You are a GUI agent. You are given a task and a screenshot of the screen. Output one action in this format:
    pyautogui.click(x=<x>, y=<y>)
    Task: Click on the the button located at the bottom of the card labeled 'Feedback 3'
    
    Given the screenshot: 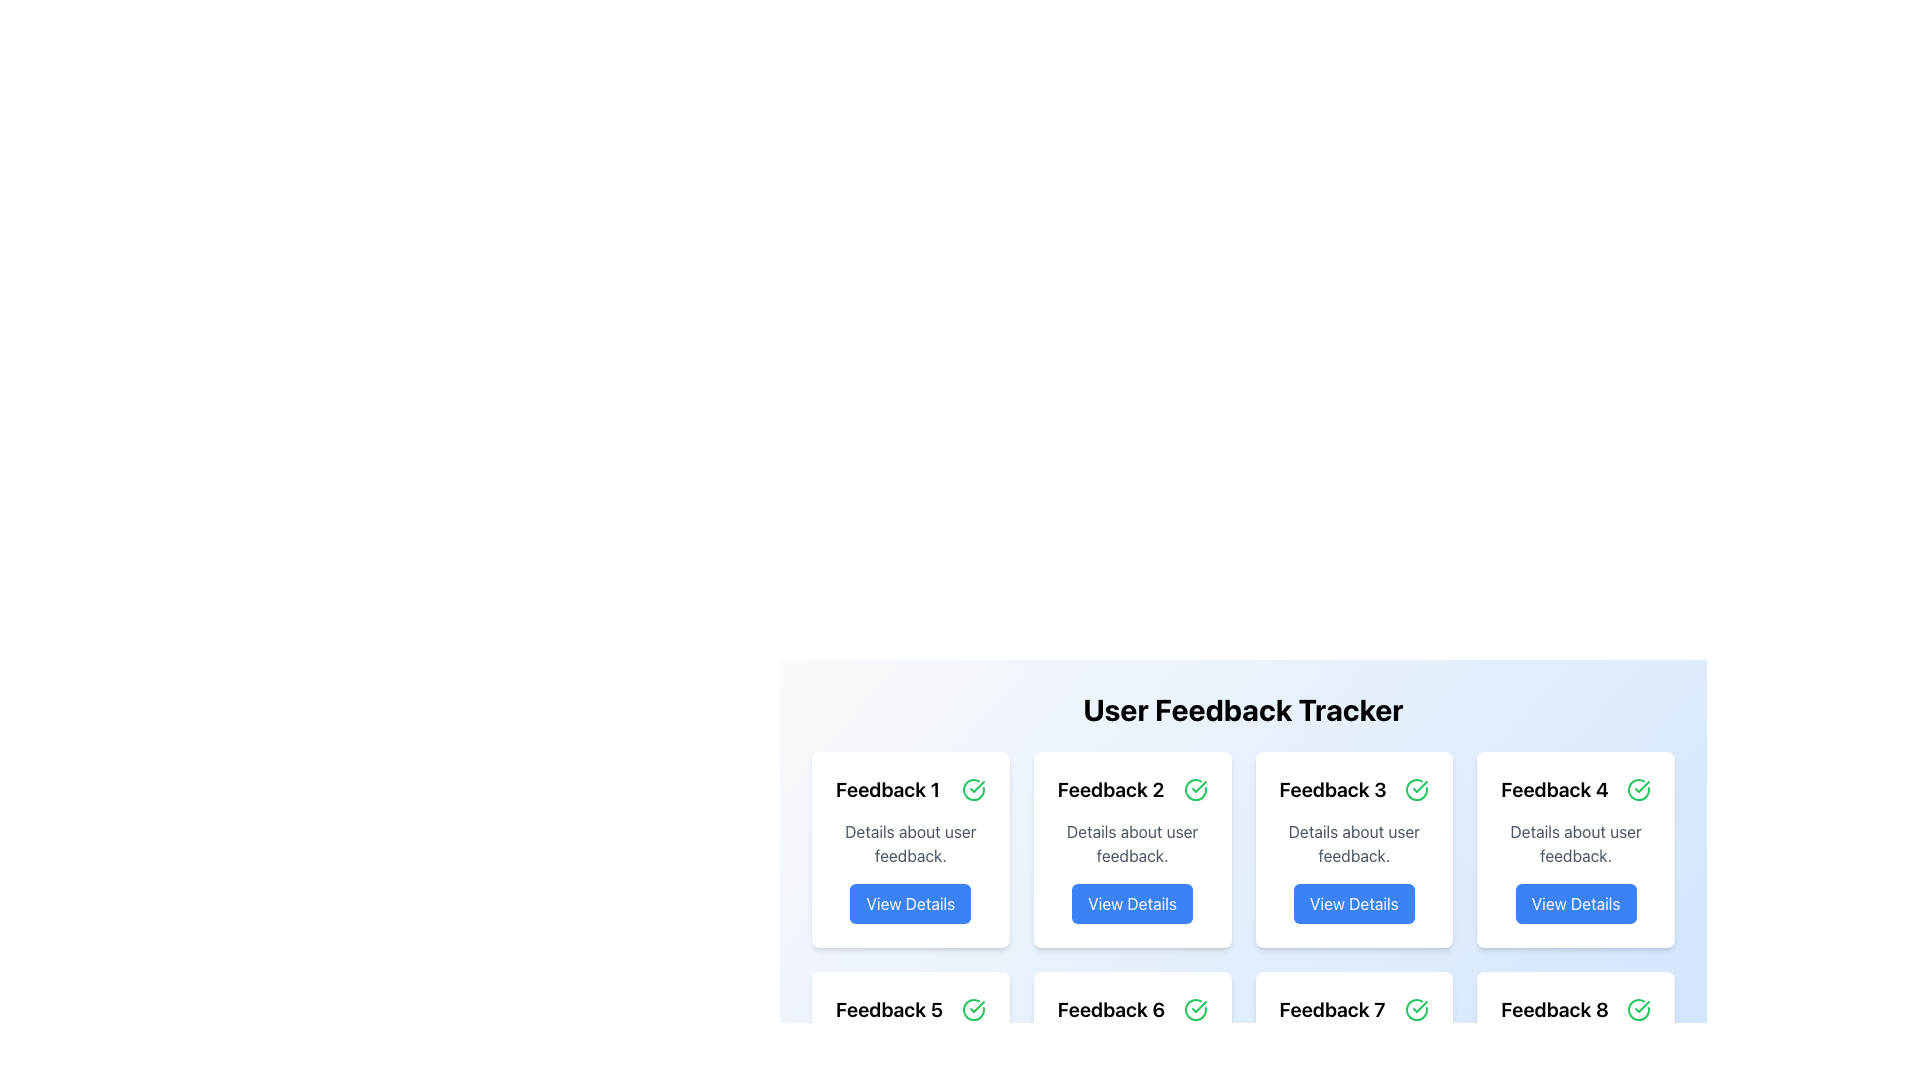 What is the action you would take?
    pyautogui.click(x=1354, y=903)
    